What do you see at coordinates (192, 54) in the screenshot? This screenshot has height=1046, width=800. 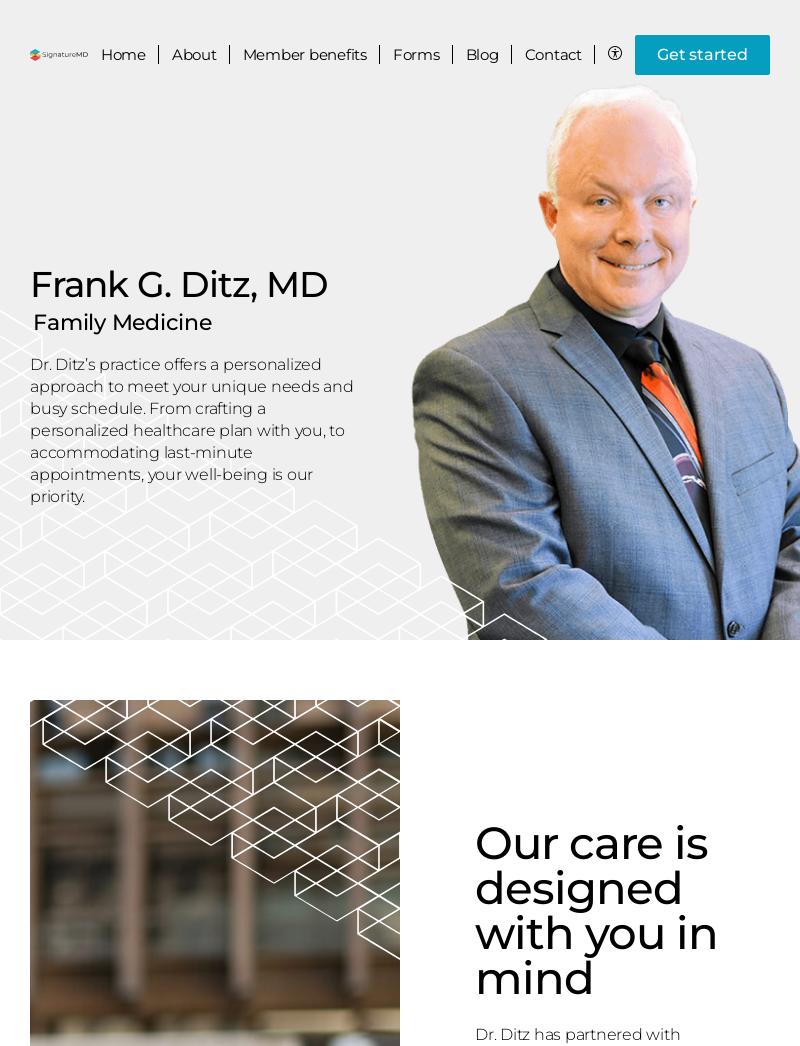 I see `'About'` at bounding box center [192, 54].